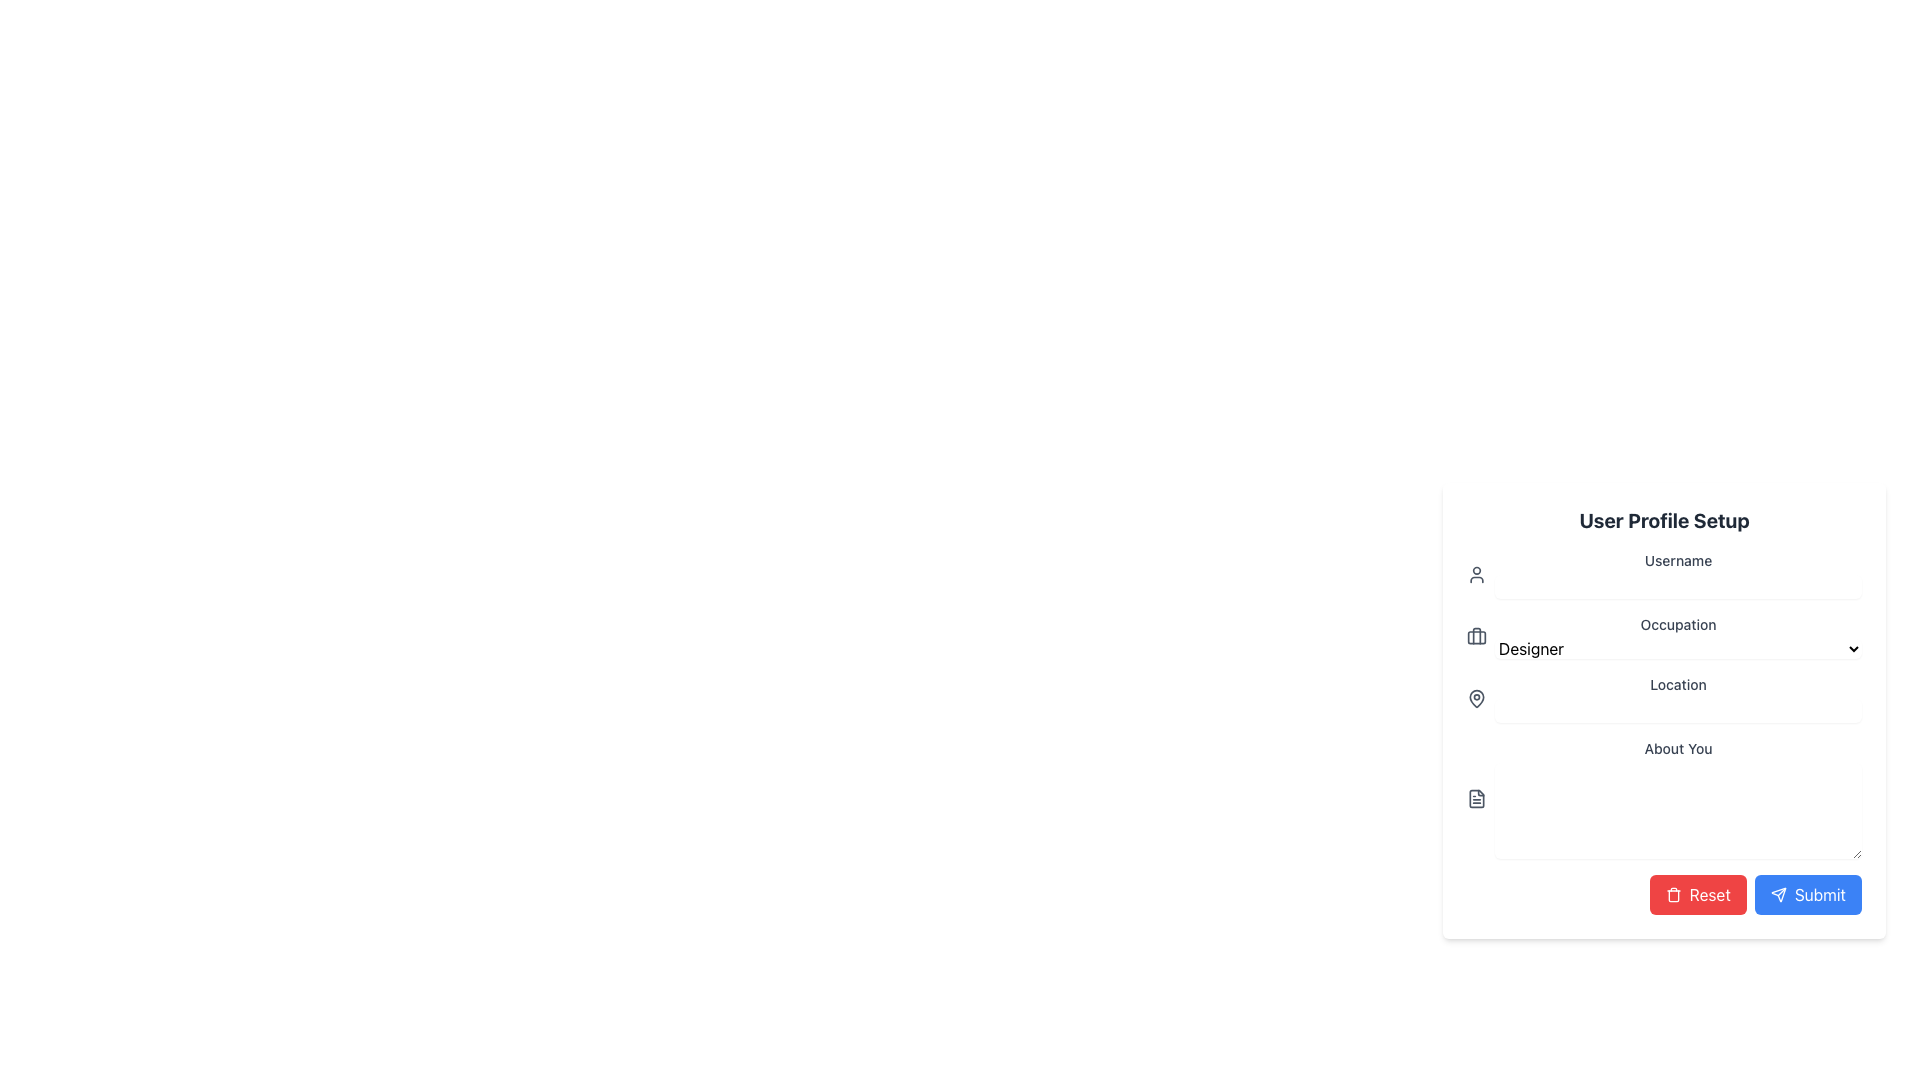 The image size is (1920, 1080). Describe the element at coordinates (1678, 748) in the screenshot. I see `the 'About You' text label, which is styled in gray with a small font size, located centrally within the 'User Profile Setup' form, positioned below the 'Location' dropdown and above a text area input field` at that location.